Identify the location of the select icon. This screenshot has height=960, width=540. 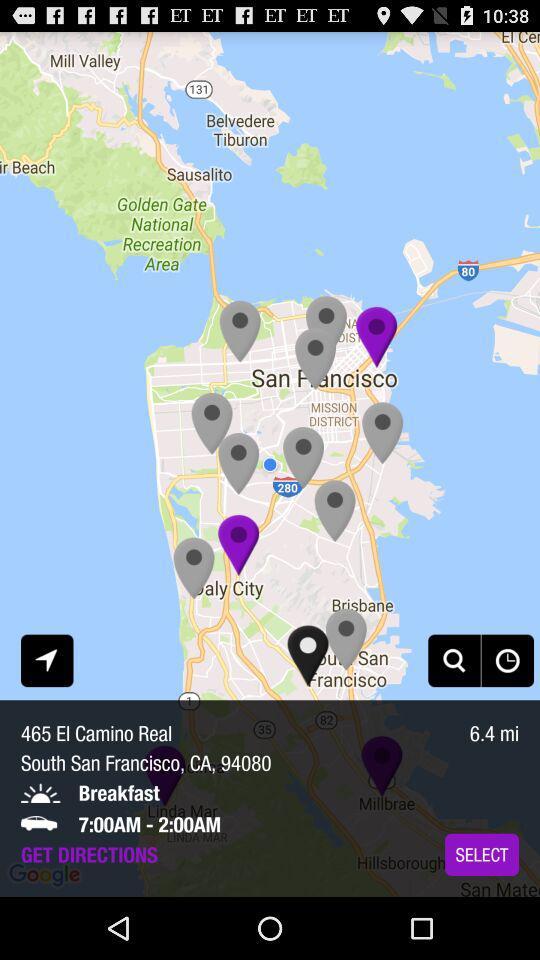
(481, 853).